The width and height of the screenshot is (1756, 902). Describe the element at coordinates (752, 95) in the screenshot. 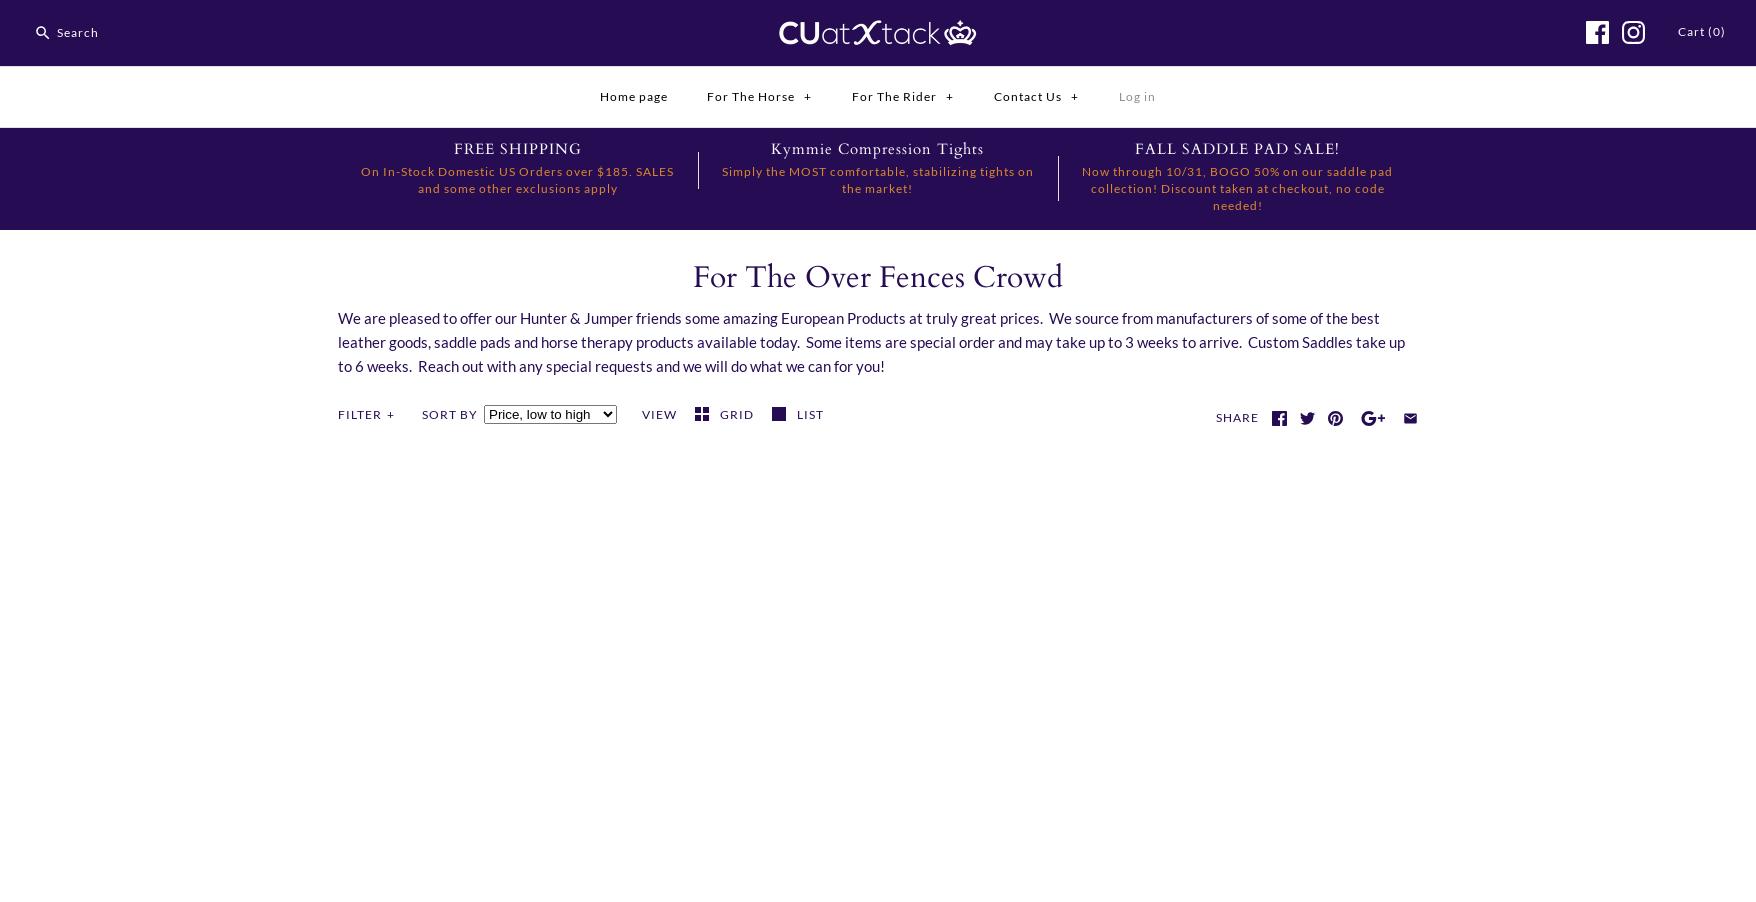

I see `'For The Horse'` at that location.